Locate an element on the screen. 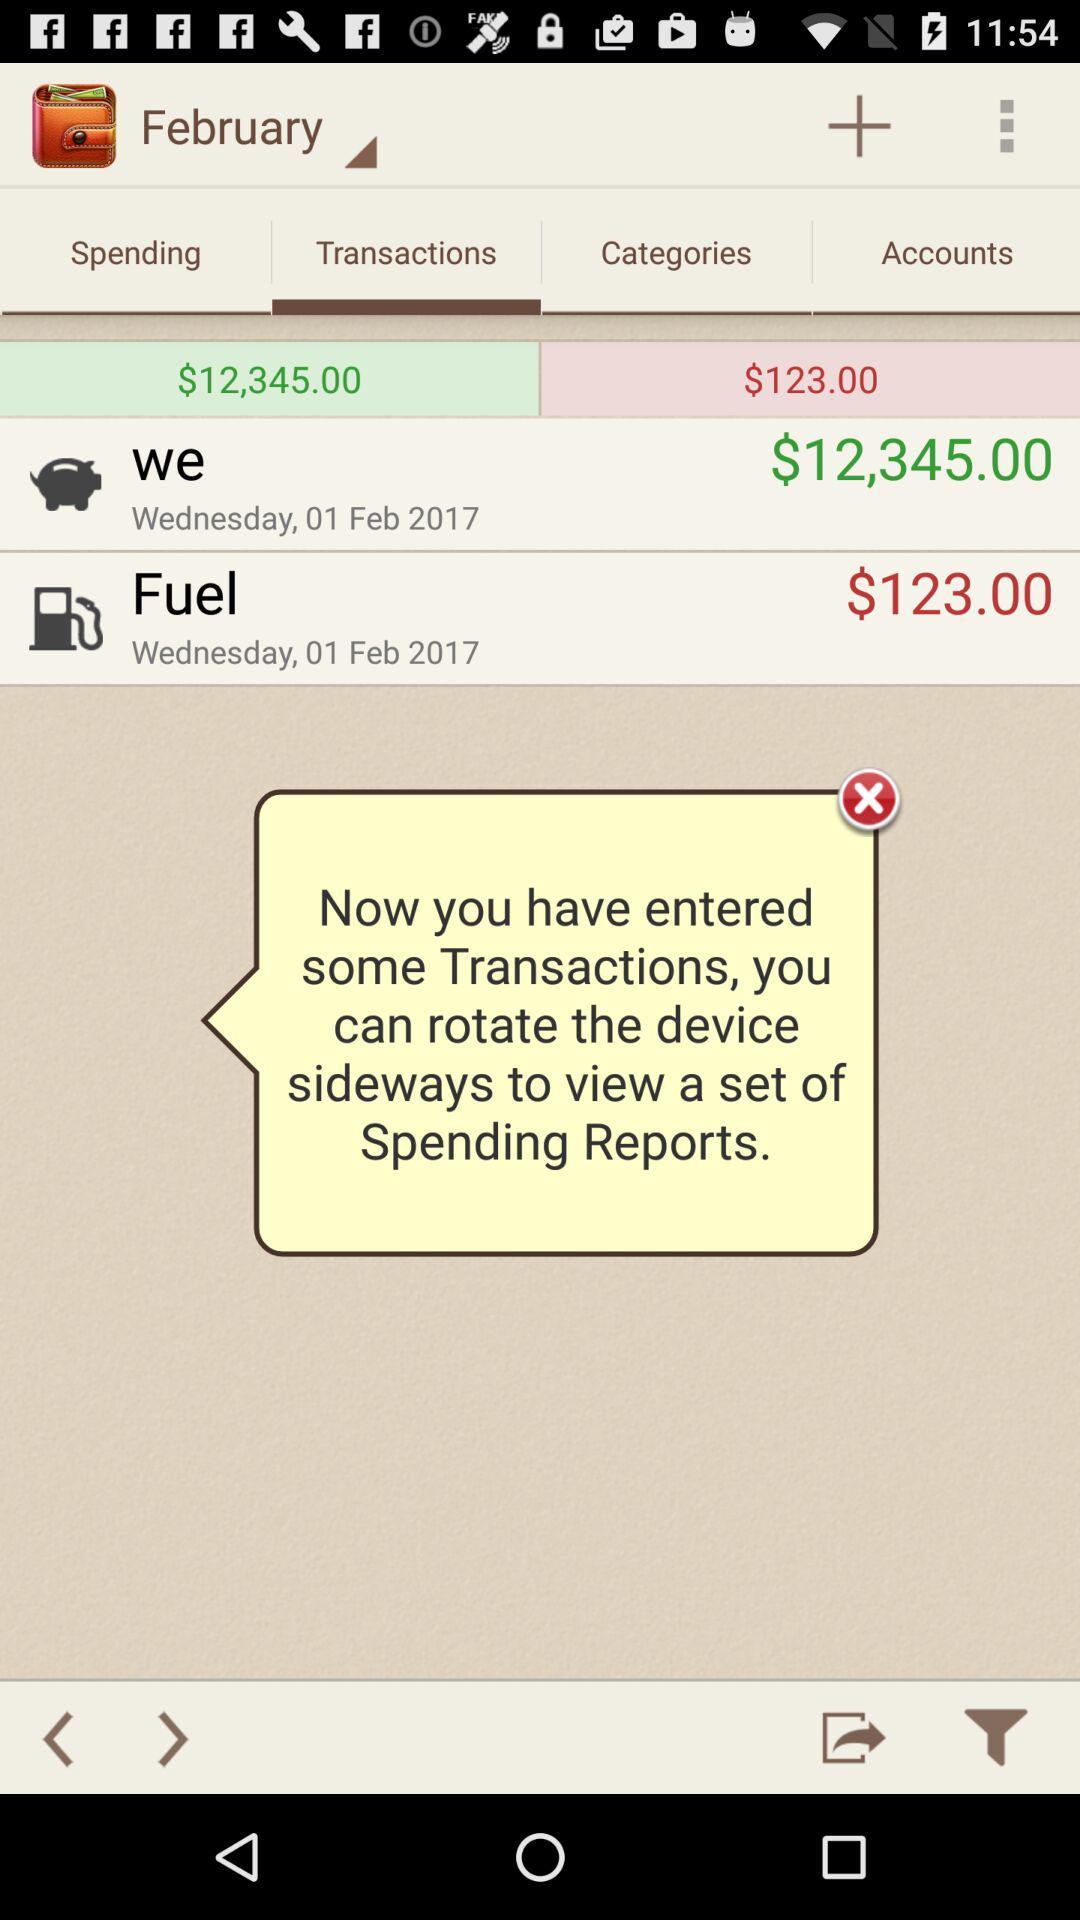  box is located at coordinates (868, 797).